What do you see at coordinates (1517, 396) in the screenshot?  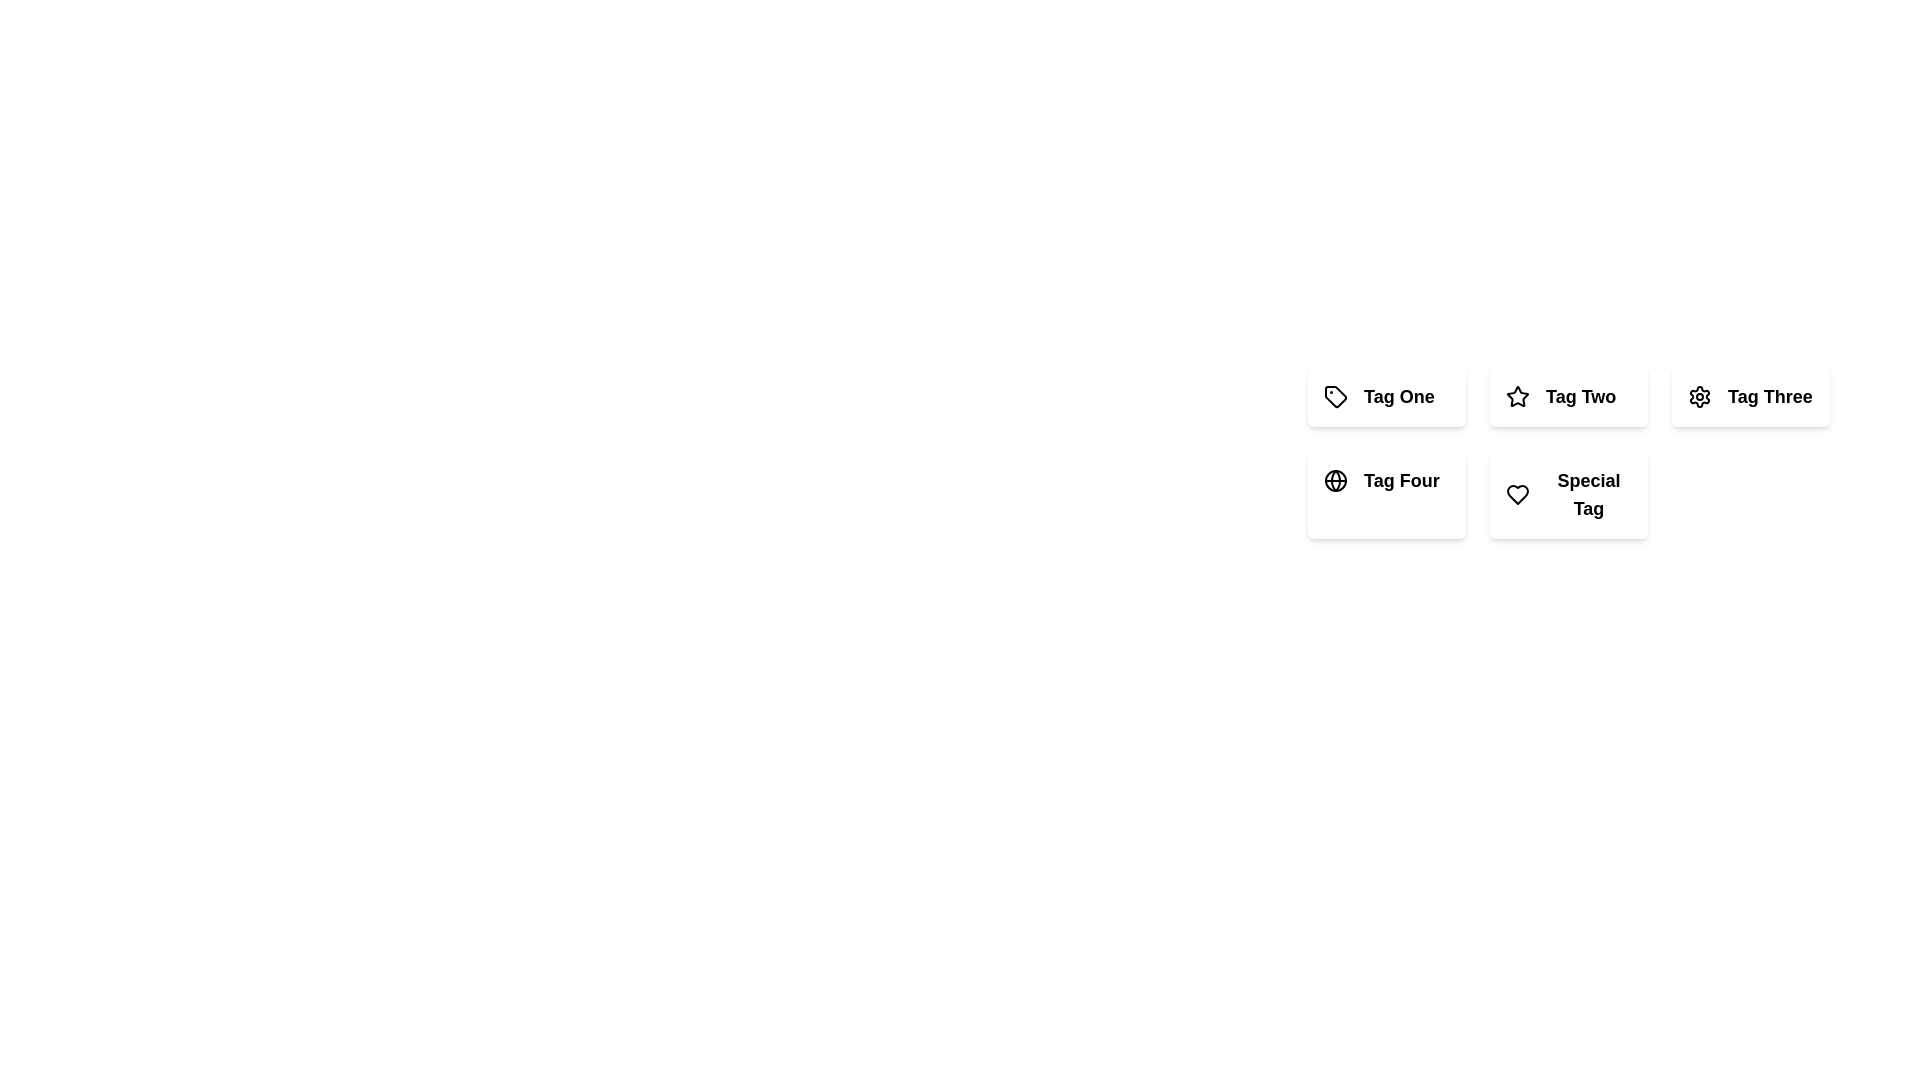 I see `star icon used for marking favorites located within the 'Tag Two' label in the second column of the top row of the grid layout` at bounding box center [1517, 396].